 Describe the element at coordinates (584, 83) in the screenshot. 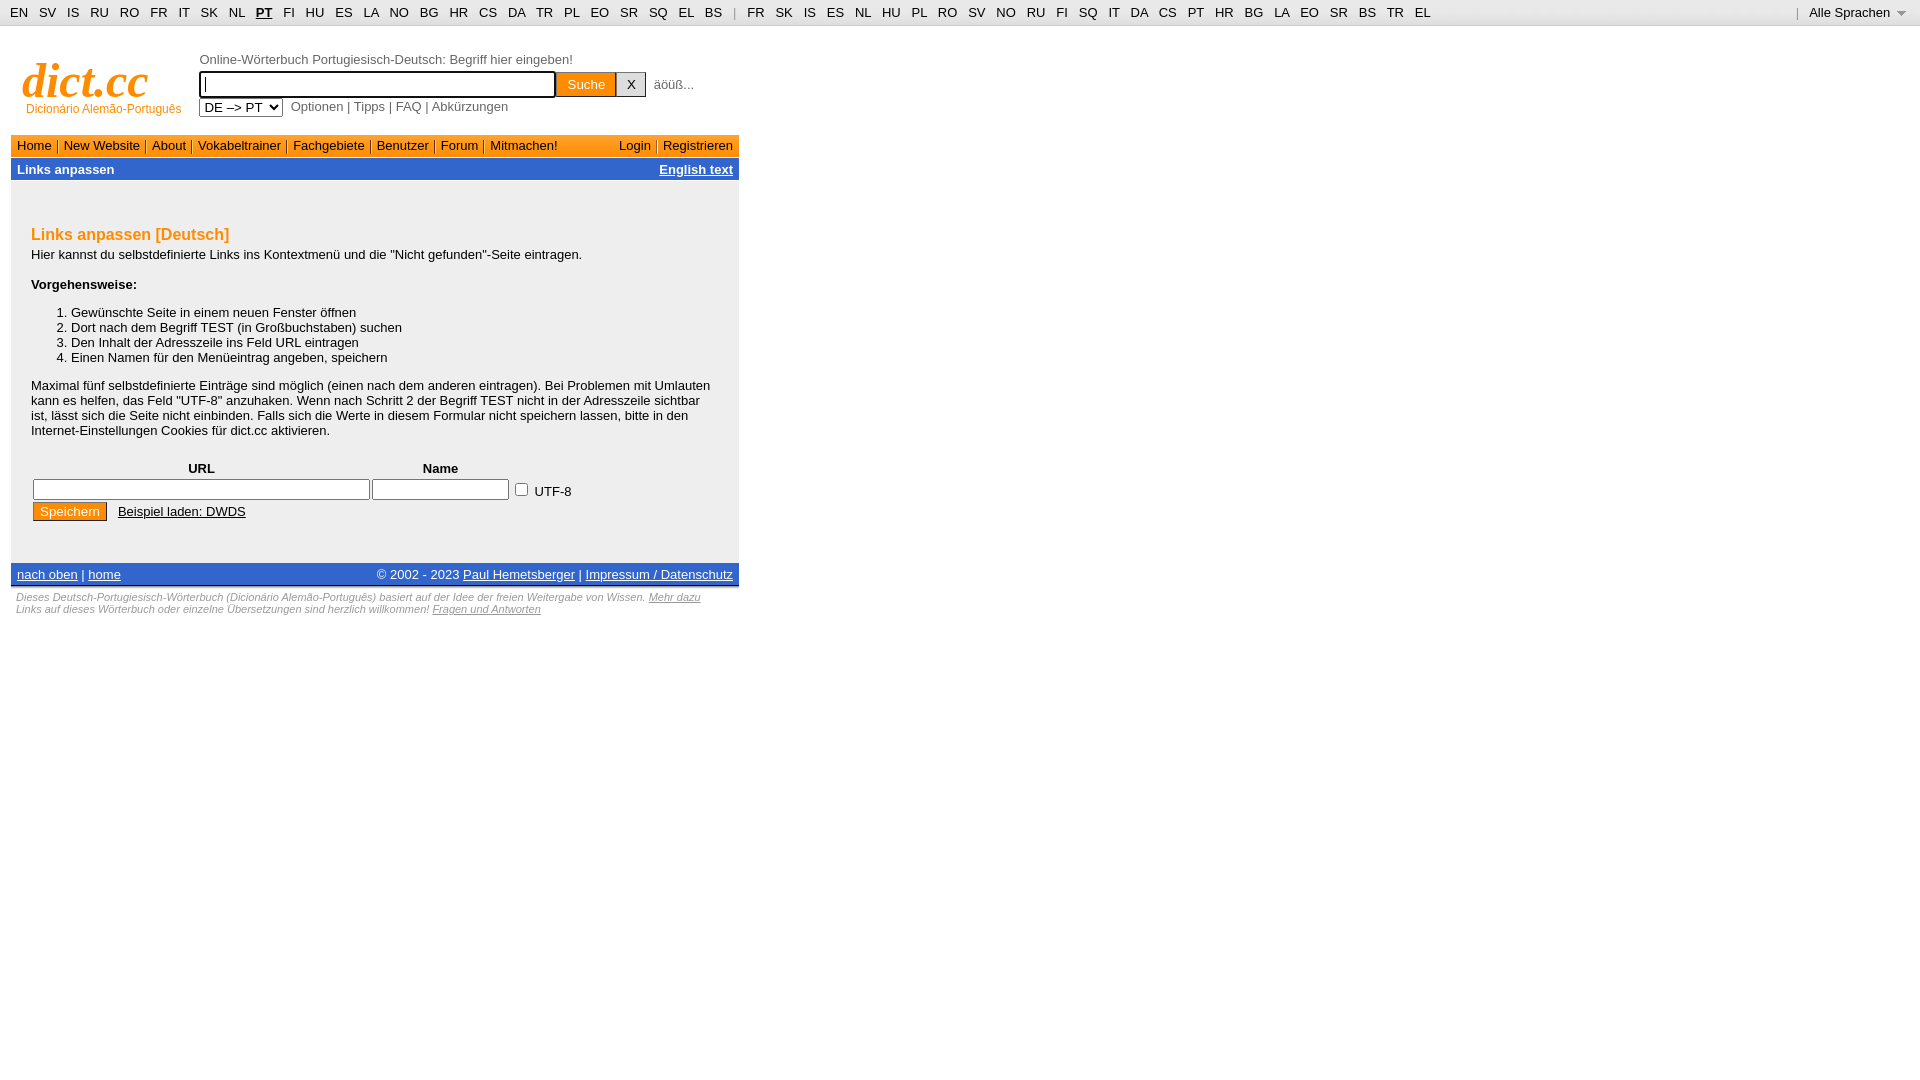

I see `'Suche'` at that location.